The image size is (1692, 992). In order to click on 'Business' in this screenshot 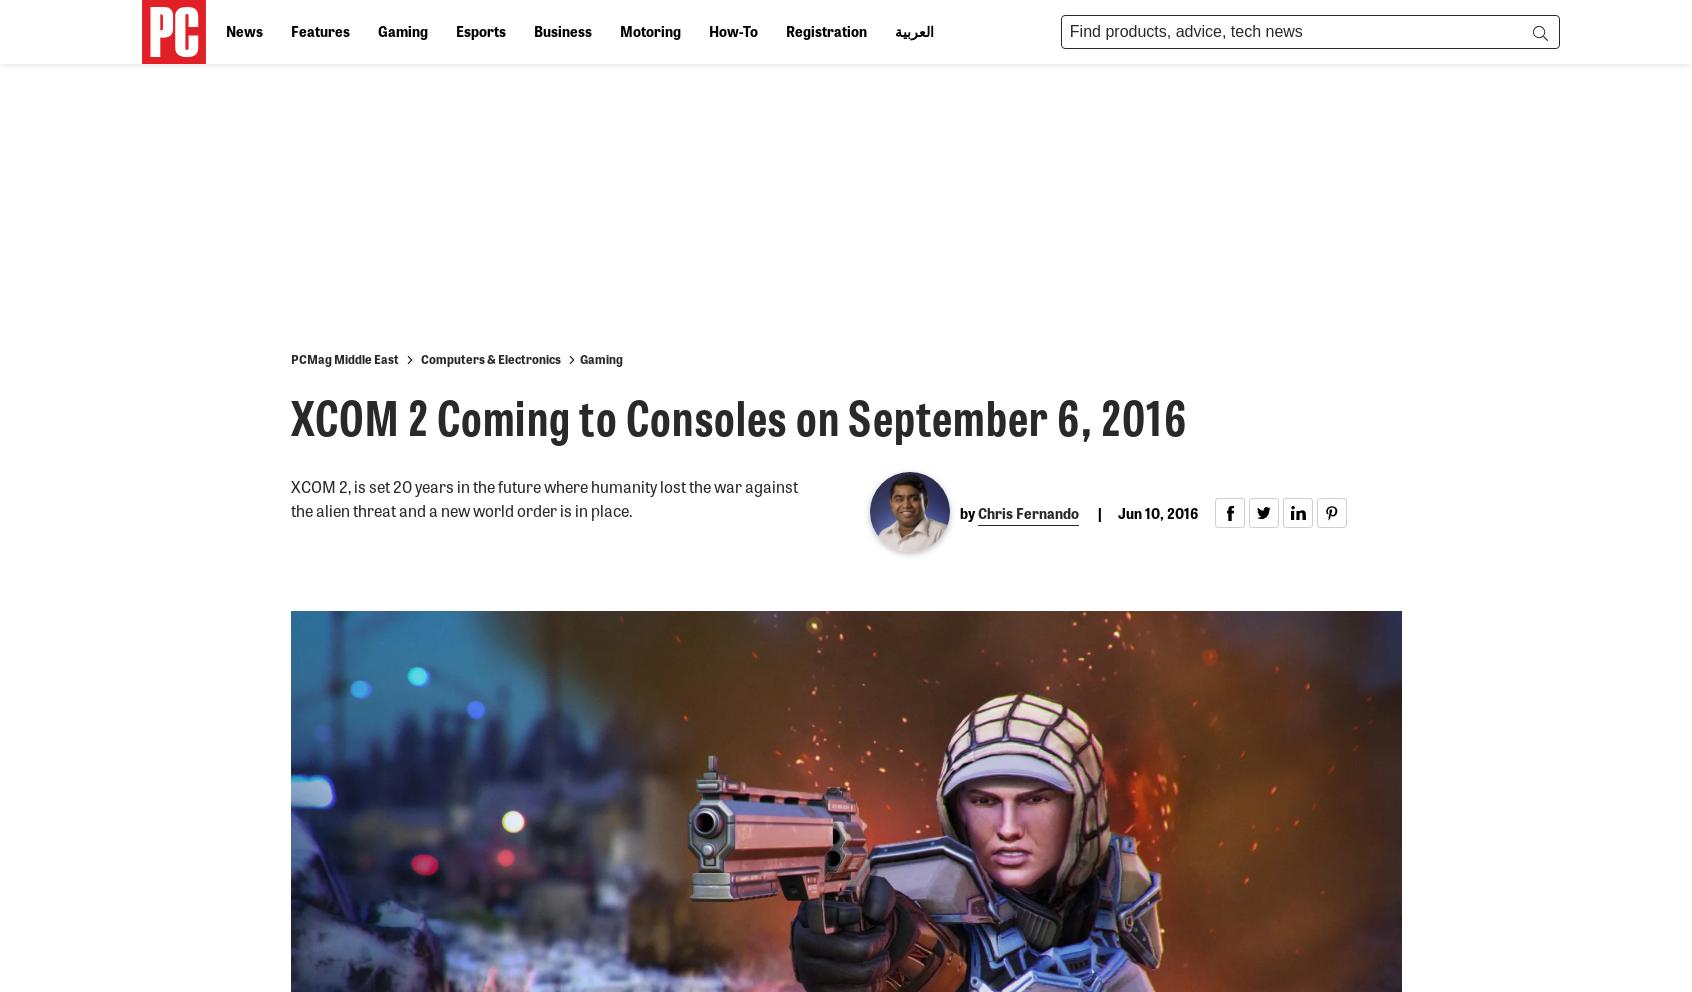, I will do `click(562, 29)`.